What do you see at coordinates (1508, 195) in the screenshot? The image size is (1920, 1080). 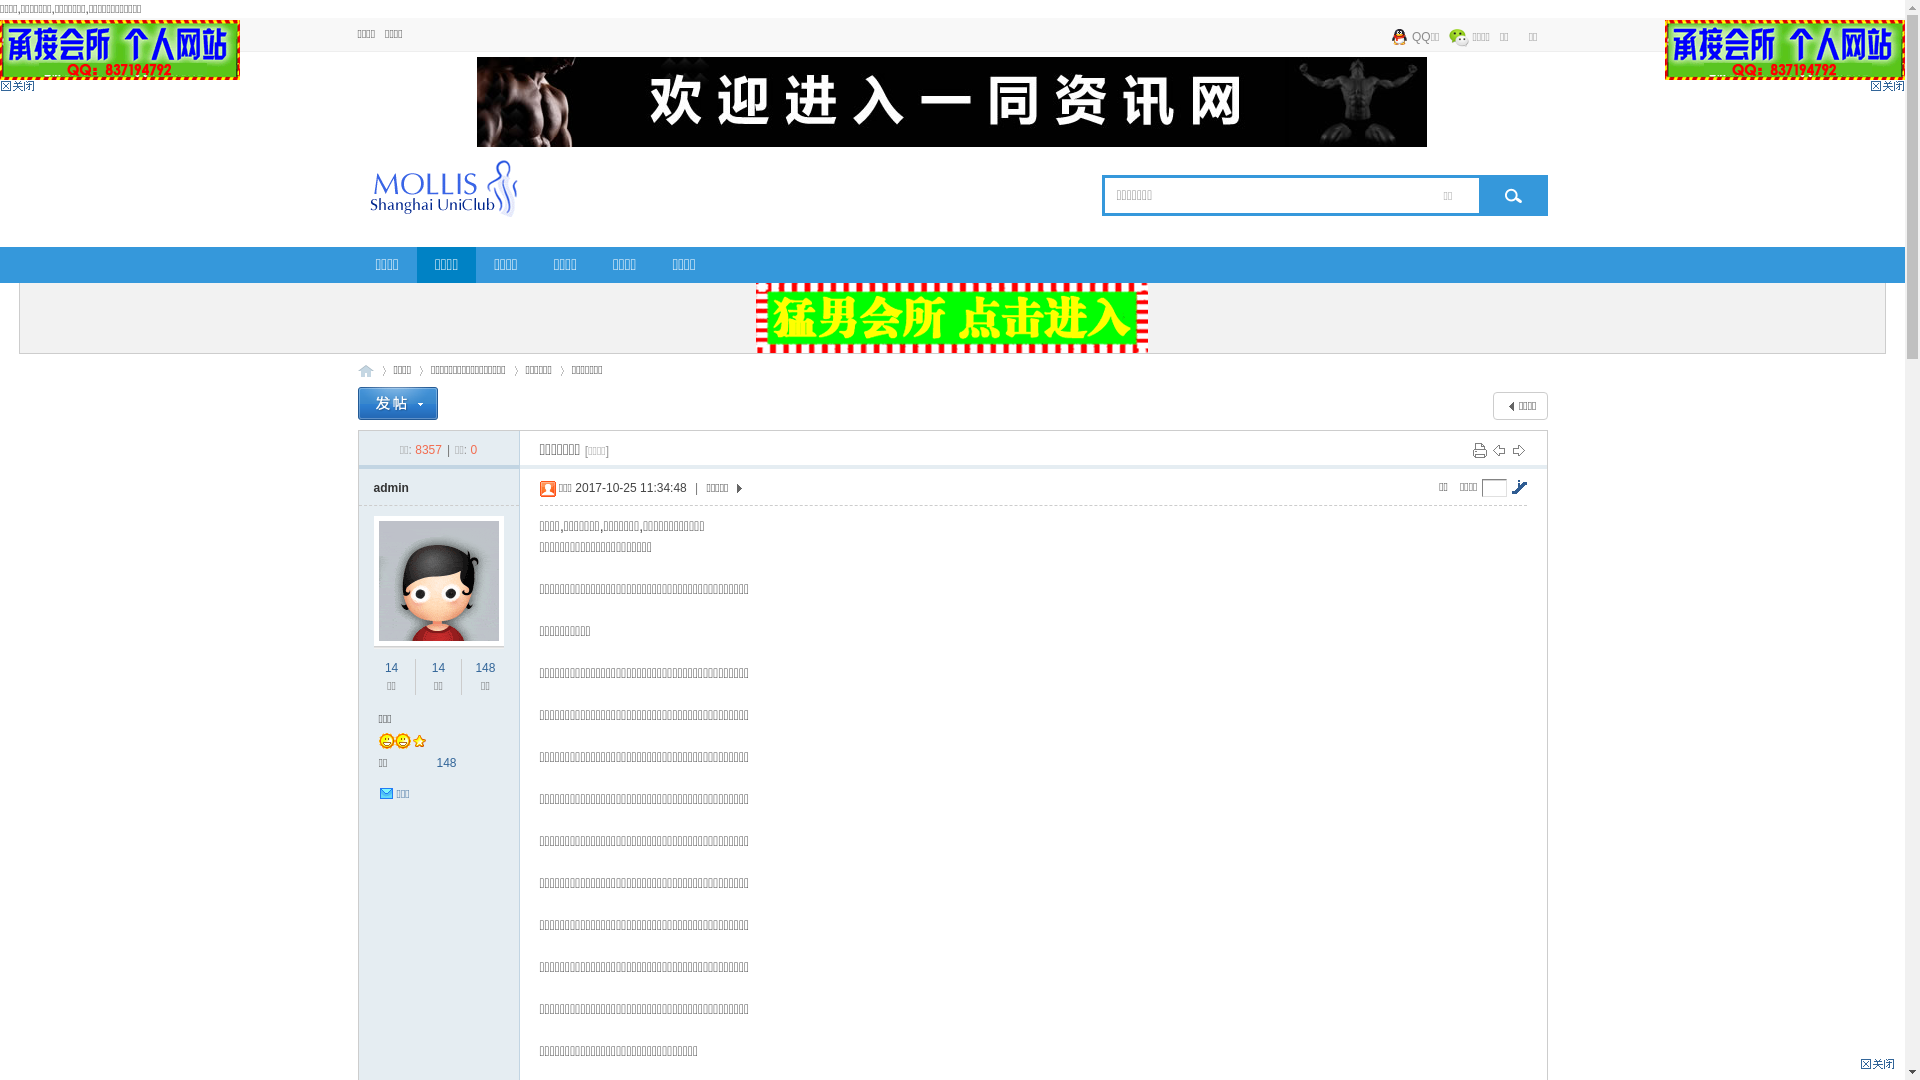 I see `'true'` at bounding box center [1508, 195].